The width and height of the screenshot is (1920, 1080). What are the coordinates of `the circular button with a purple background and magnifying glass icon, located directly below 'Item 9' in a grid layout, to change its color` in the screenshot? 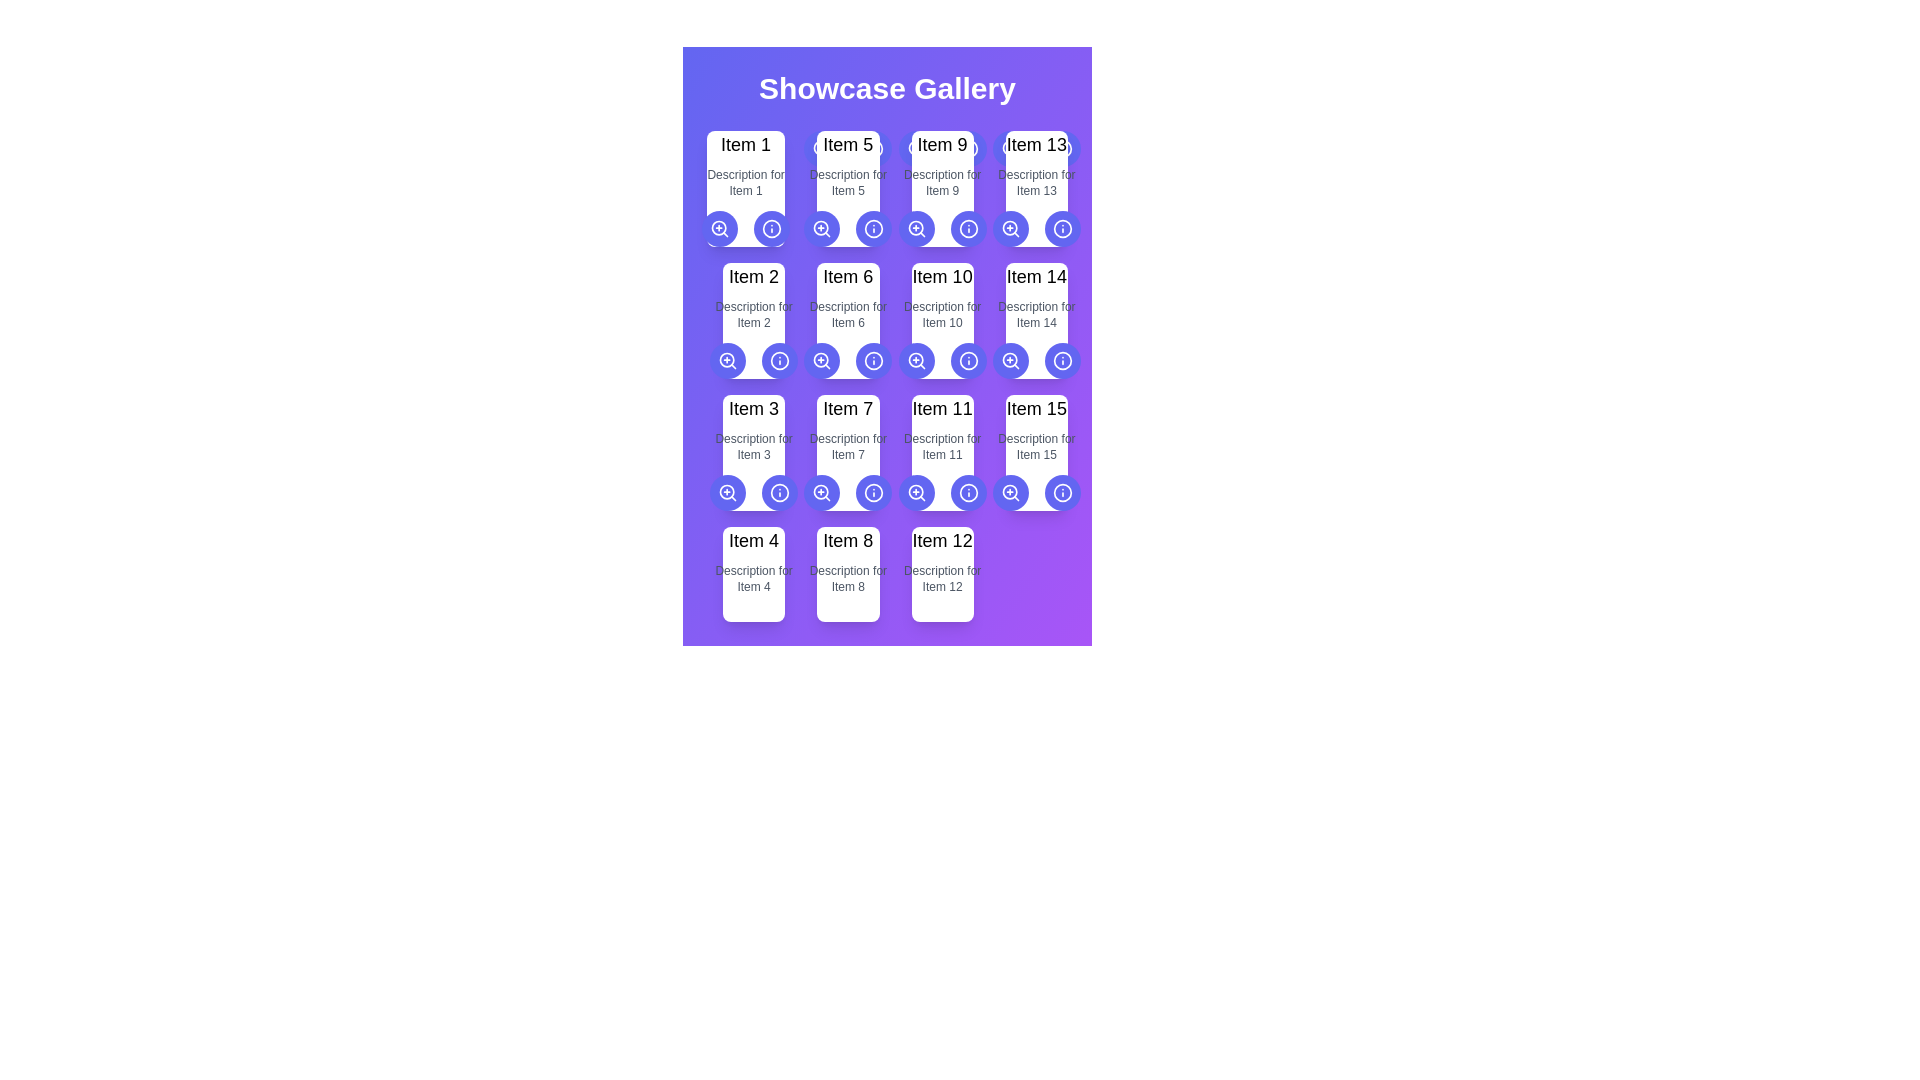 It's located at (1010, 148).